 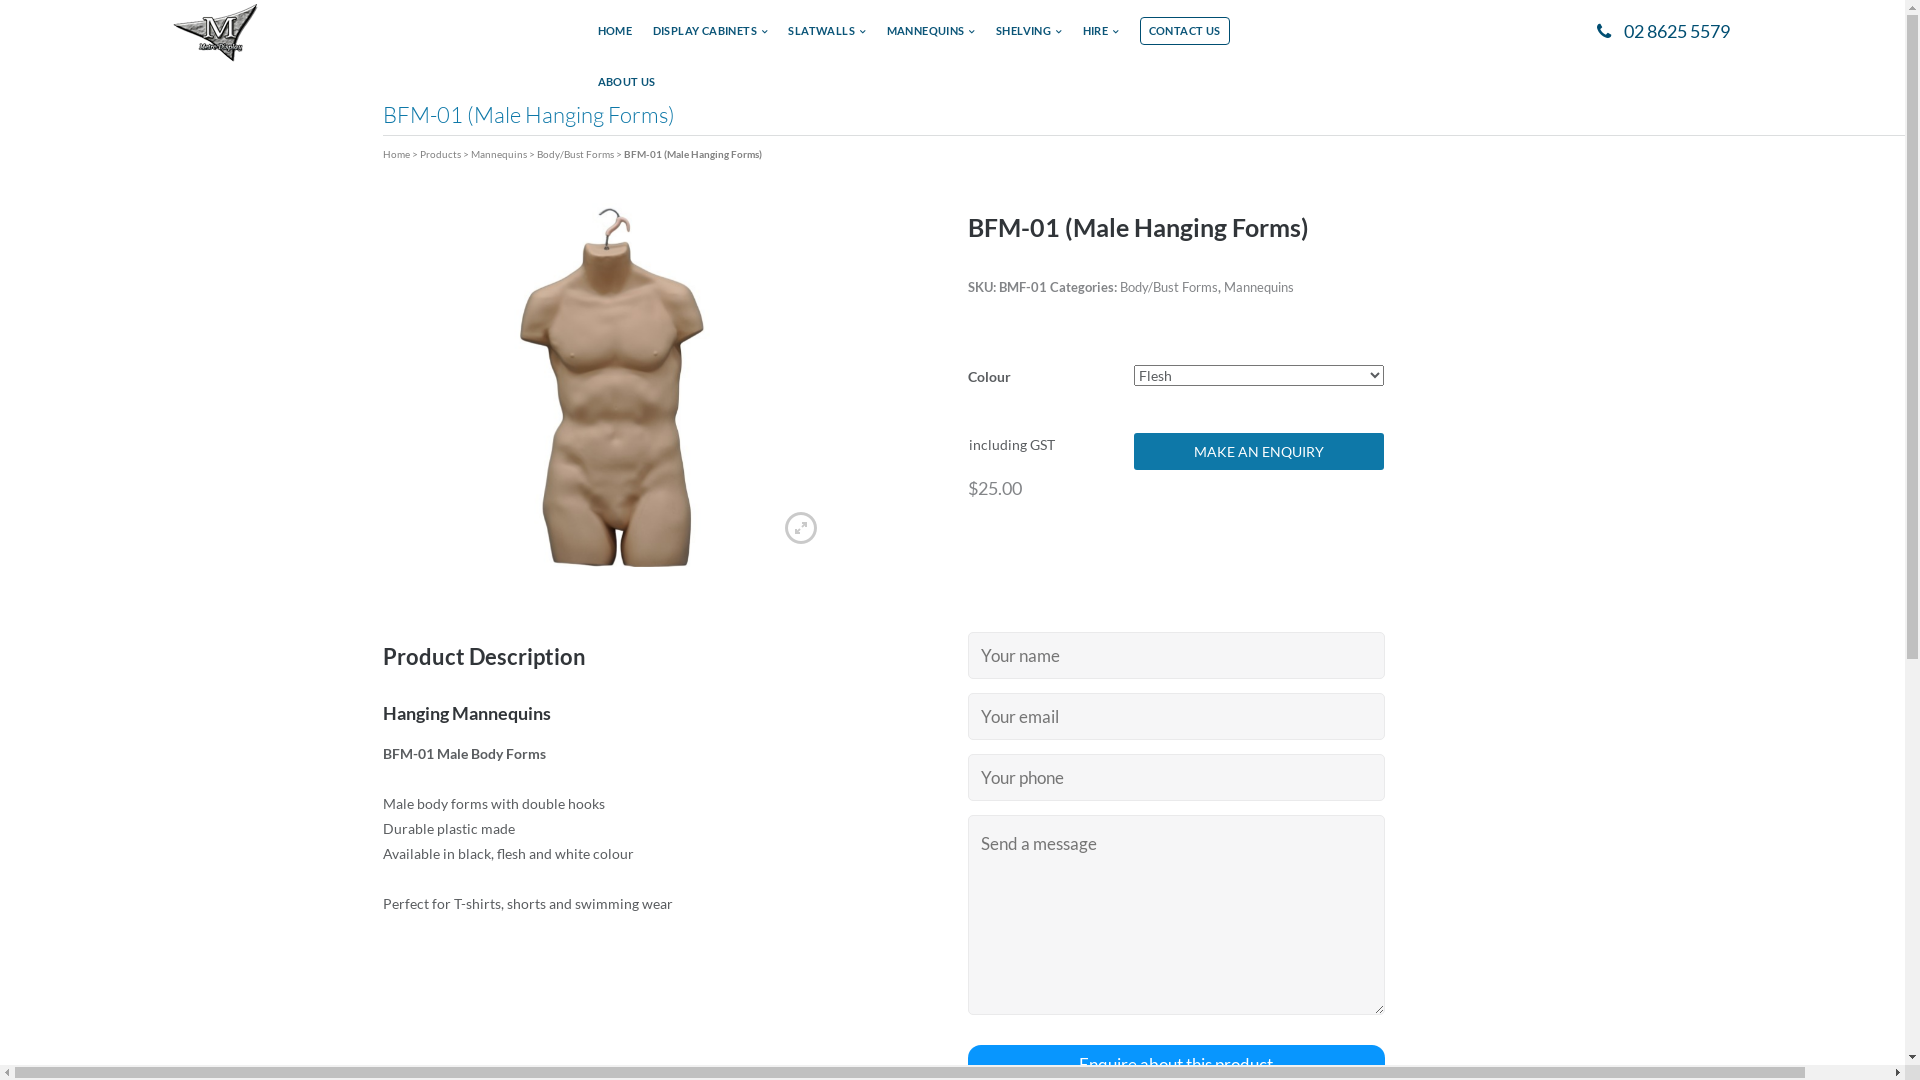 I want to click on 'SLATWALLS', so click(x=826, y=37).